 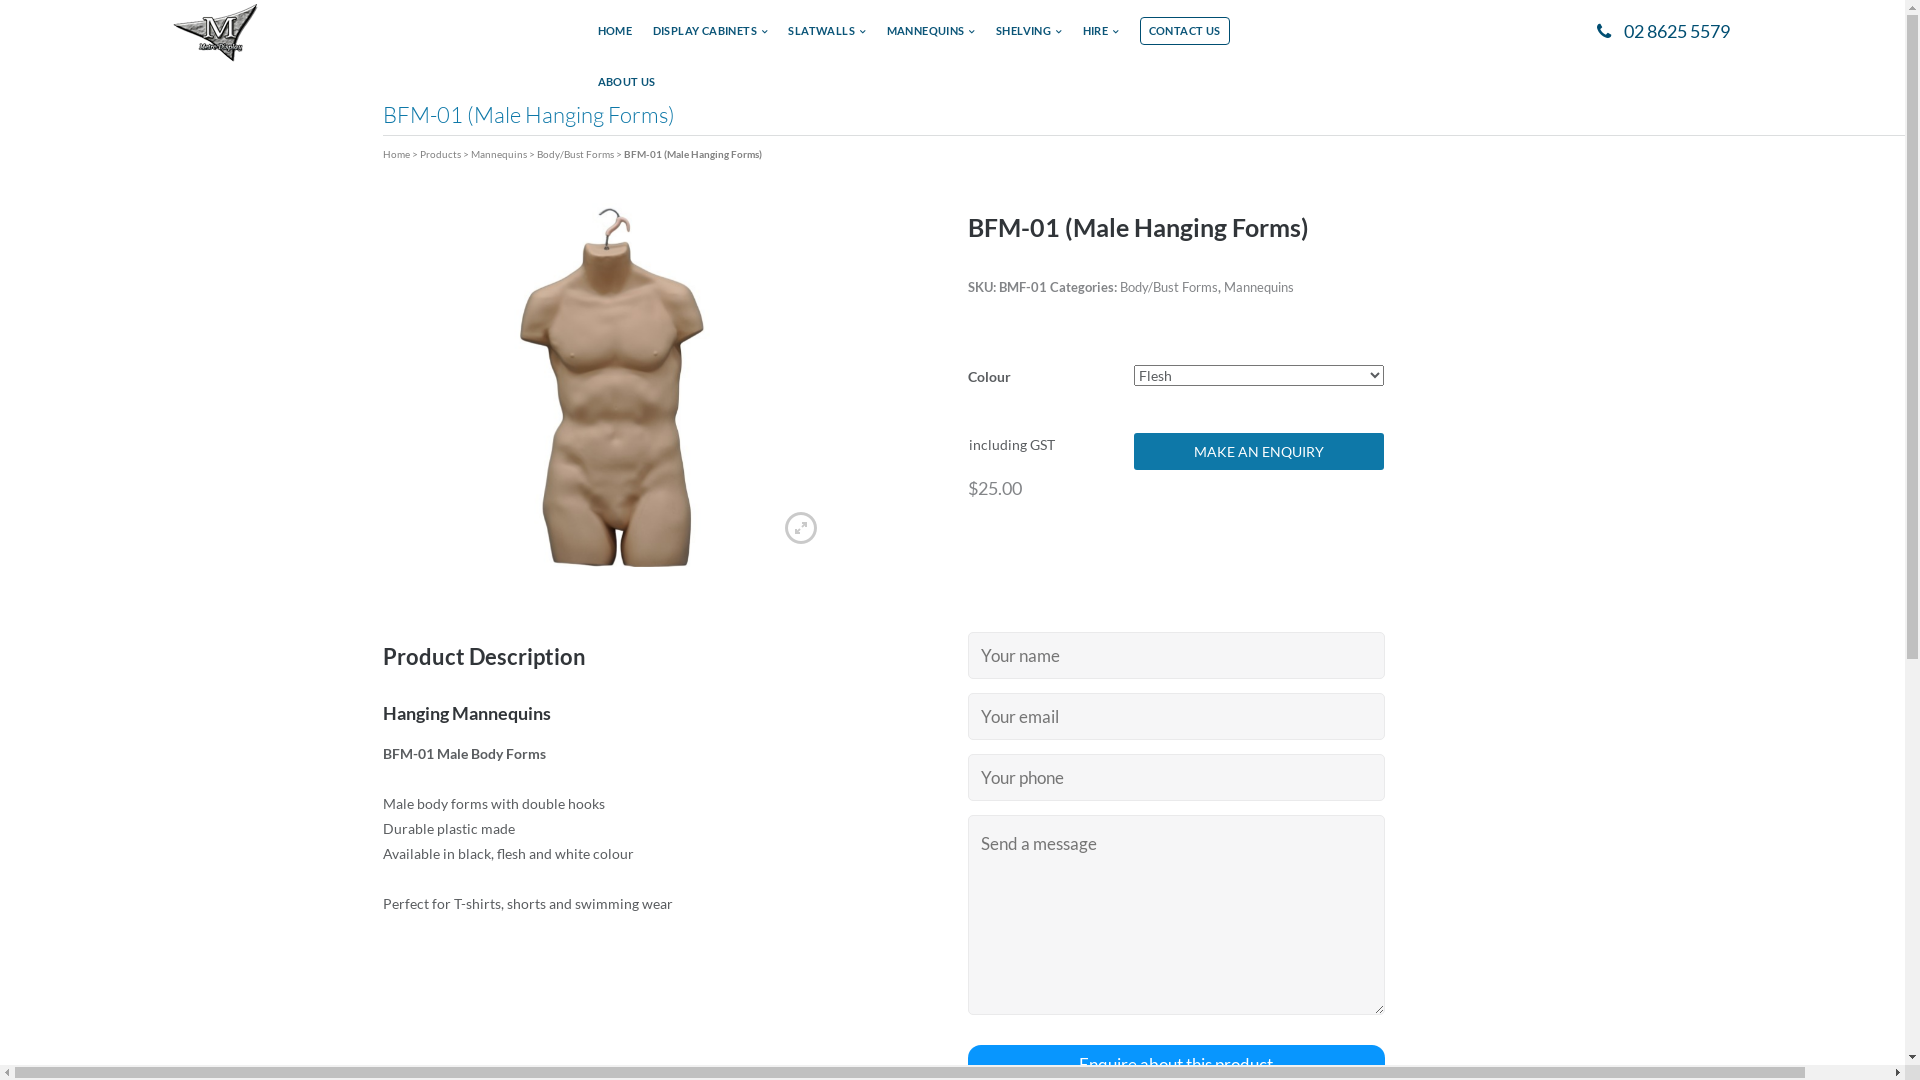 I want to click on 'SLATWALLS', so click(x=826, y=37).